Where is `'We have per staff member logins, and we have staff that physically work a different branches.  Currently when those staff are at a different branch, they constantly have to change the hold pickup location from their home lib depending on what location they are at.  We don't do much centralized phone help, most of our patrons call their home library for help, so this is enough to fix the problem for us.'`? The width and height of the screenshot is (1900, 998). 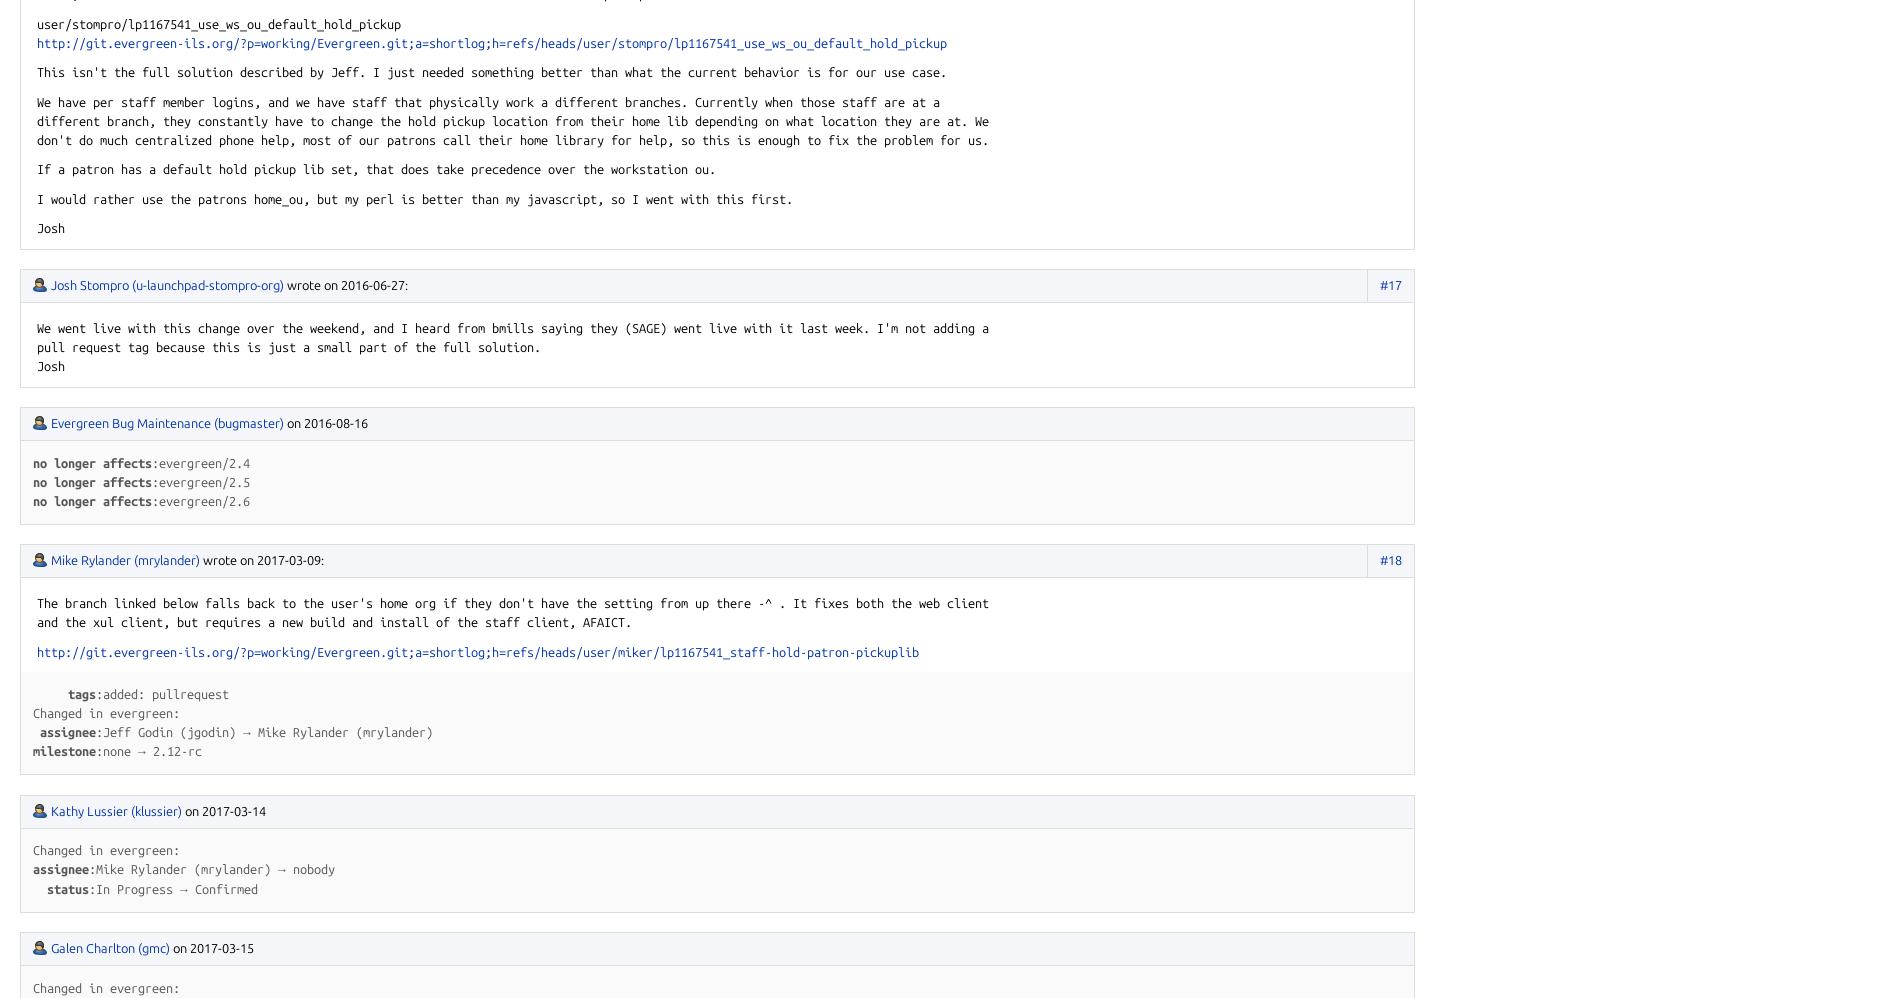
'We have per staff member logins, and we have staff that physically work a different branches.  Currently when those staff are at a different branch, they constantly have to change the hold pickup location from their home lib depending on what location they are at.  We don't do much centralized phone help, most of our patrons call their home library for help, so this is enough to fix the problem for us.' is located at coordinates (513, 119).